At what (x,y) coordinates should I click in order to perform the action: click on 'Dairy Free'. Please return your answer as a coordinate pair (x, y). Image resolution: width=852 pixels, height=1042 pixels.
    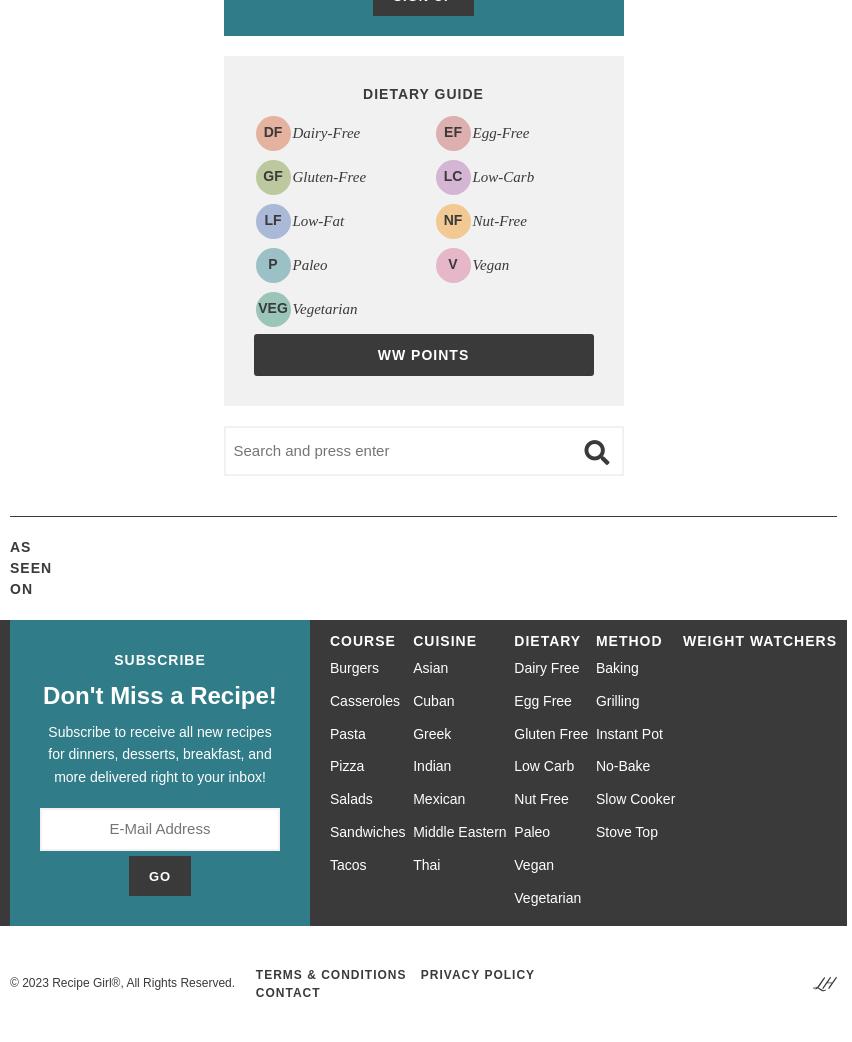
    Looking at the image, I should click on (513, 668).